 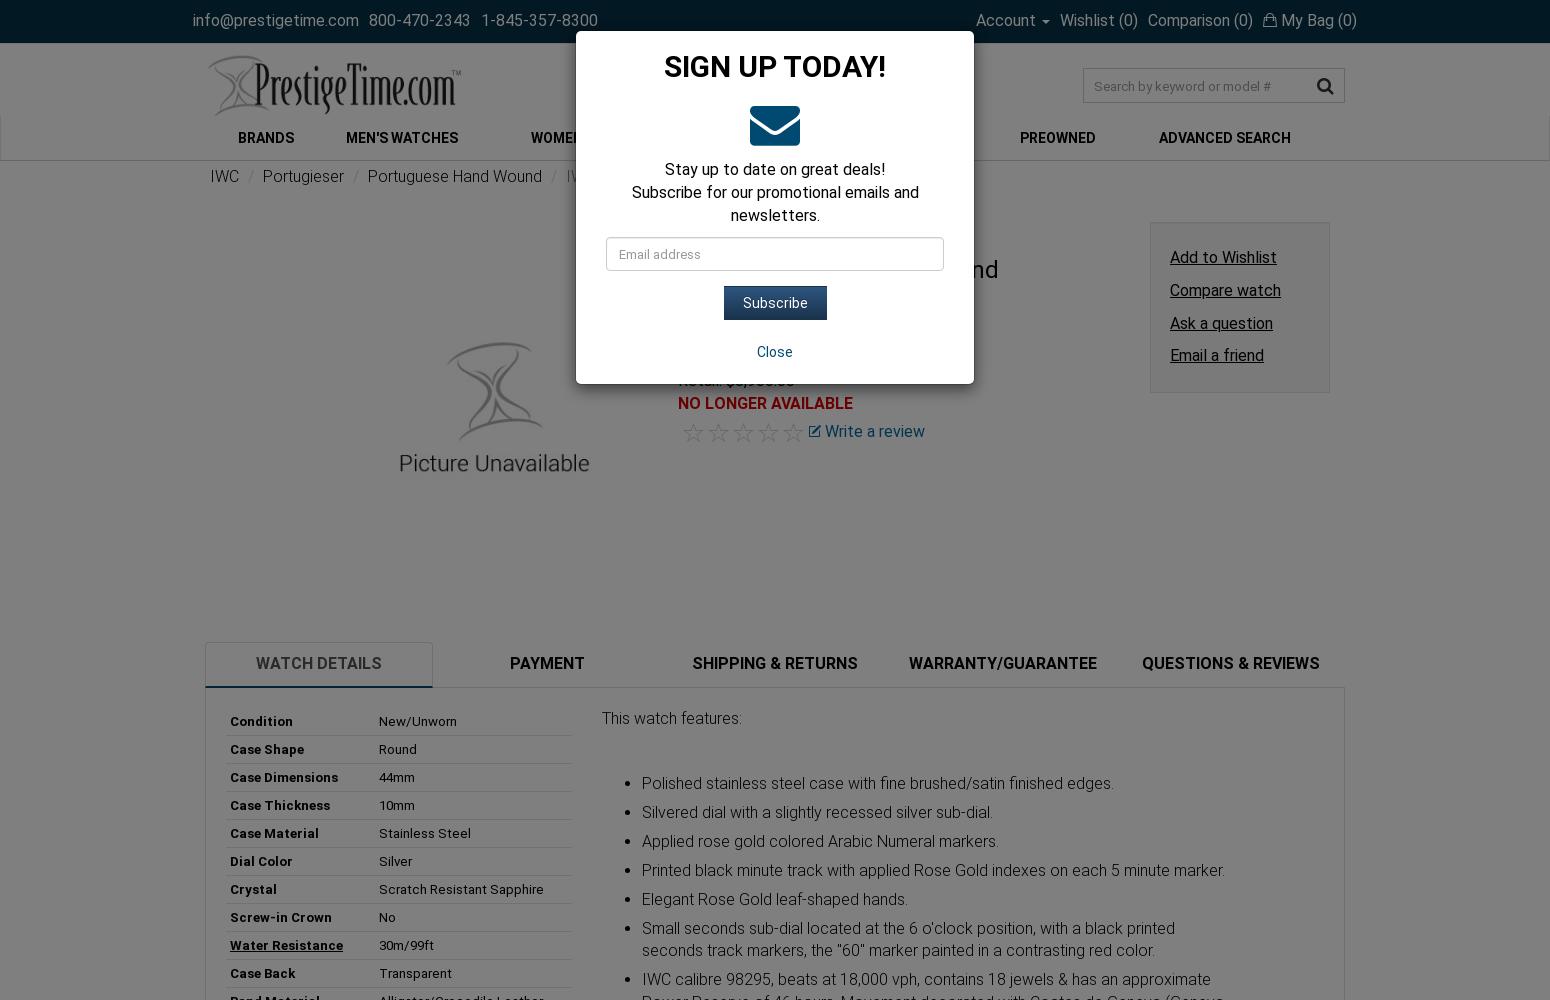 I want to click on 'info@prestigetime.com', so click(x=276, y=20).